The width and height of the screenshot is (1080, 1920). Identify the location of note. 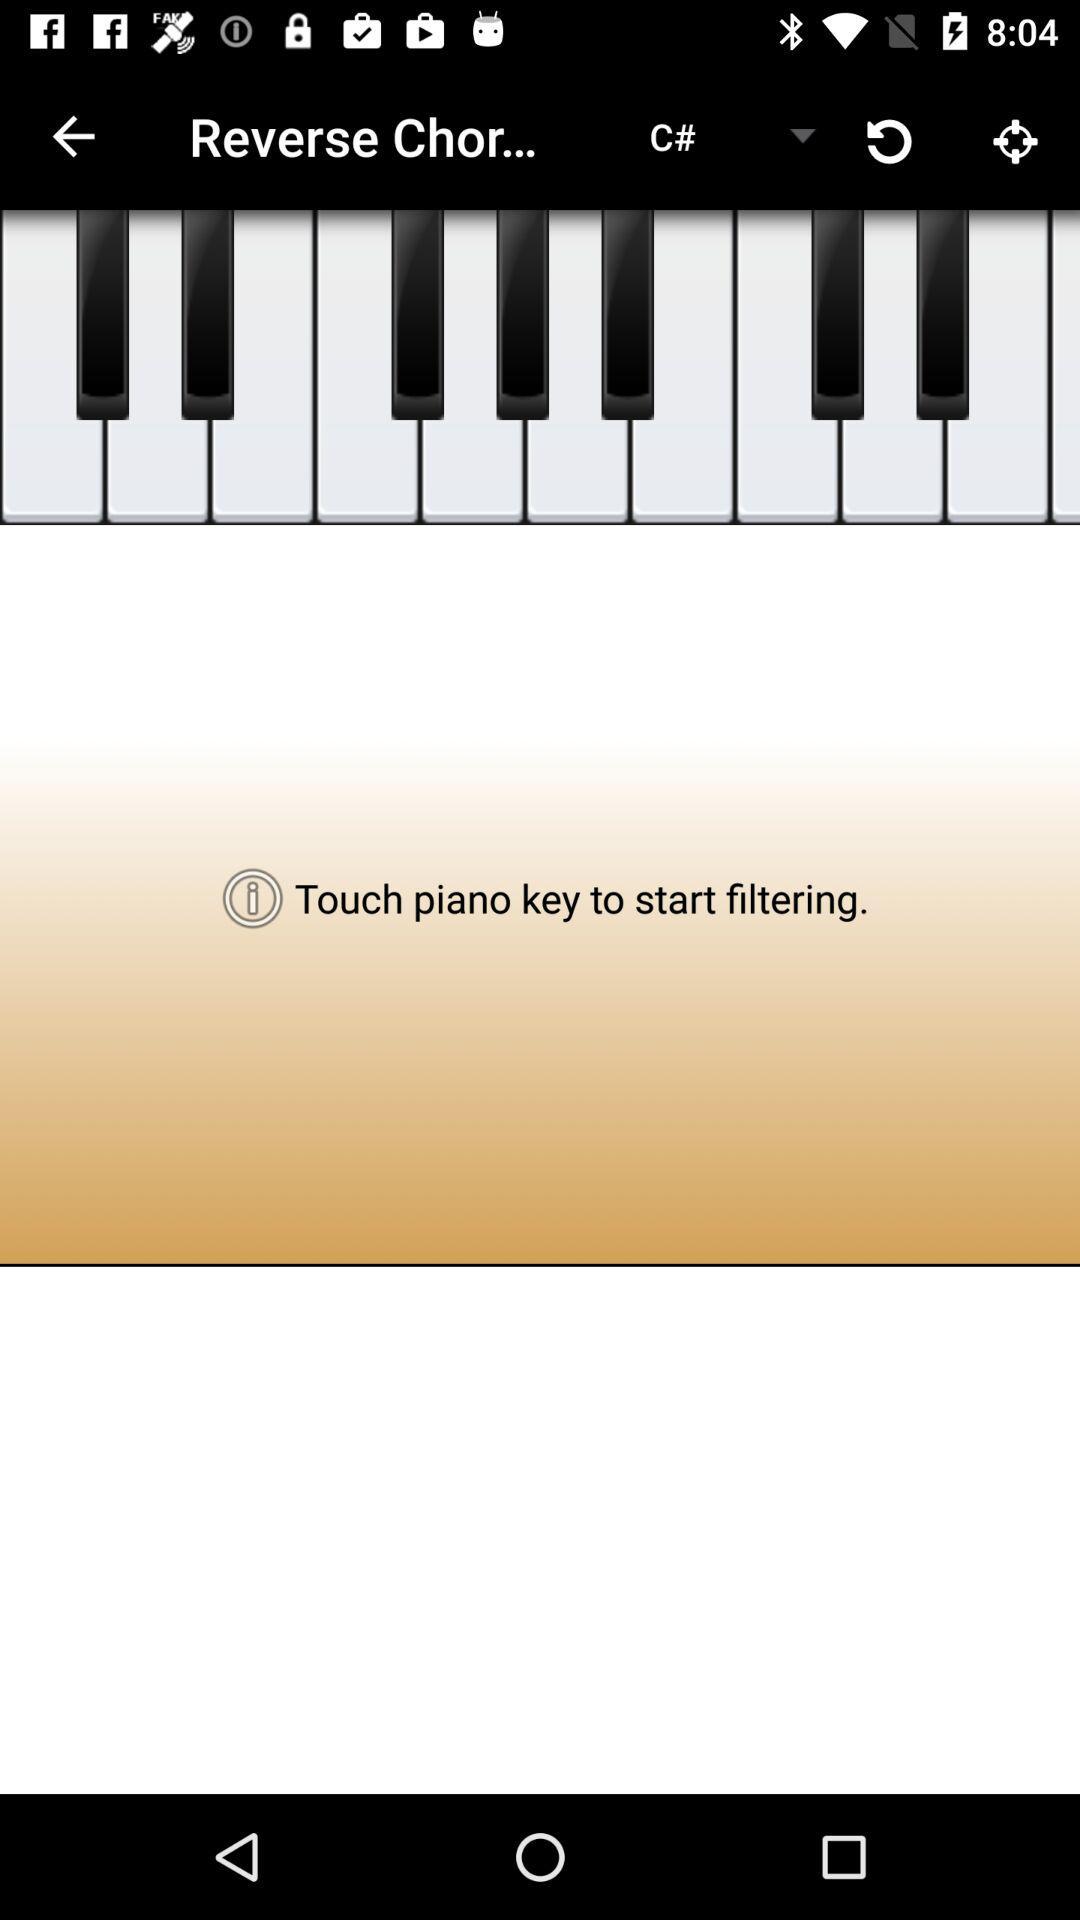
(577, 367).